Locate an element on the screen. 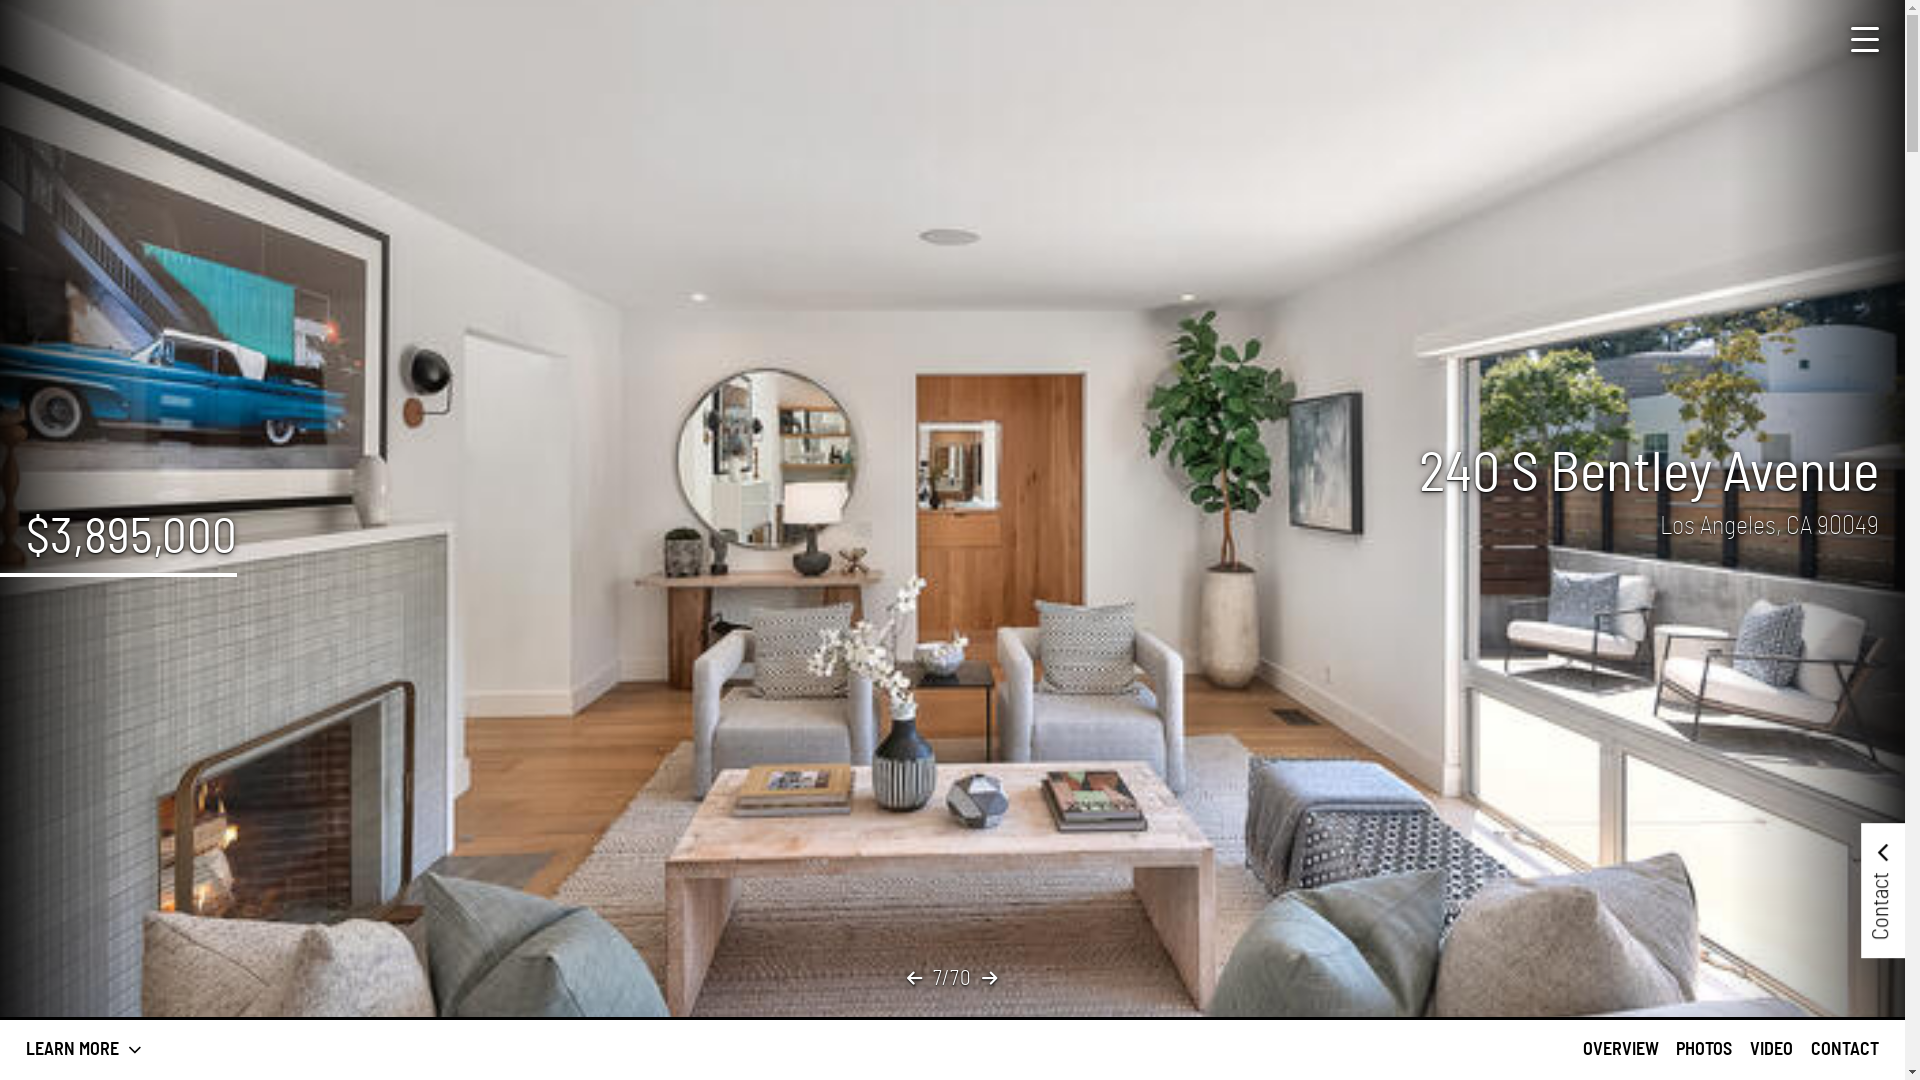 The image size is (1920, 1080). 'OVERVIEW' is located at coordinates (1621, 1048).